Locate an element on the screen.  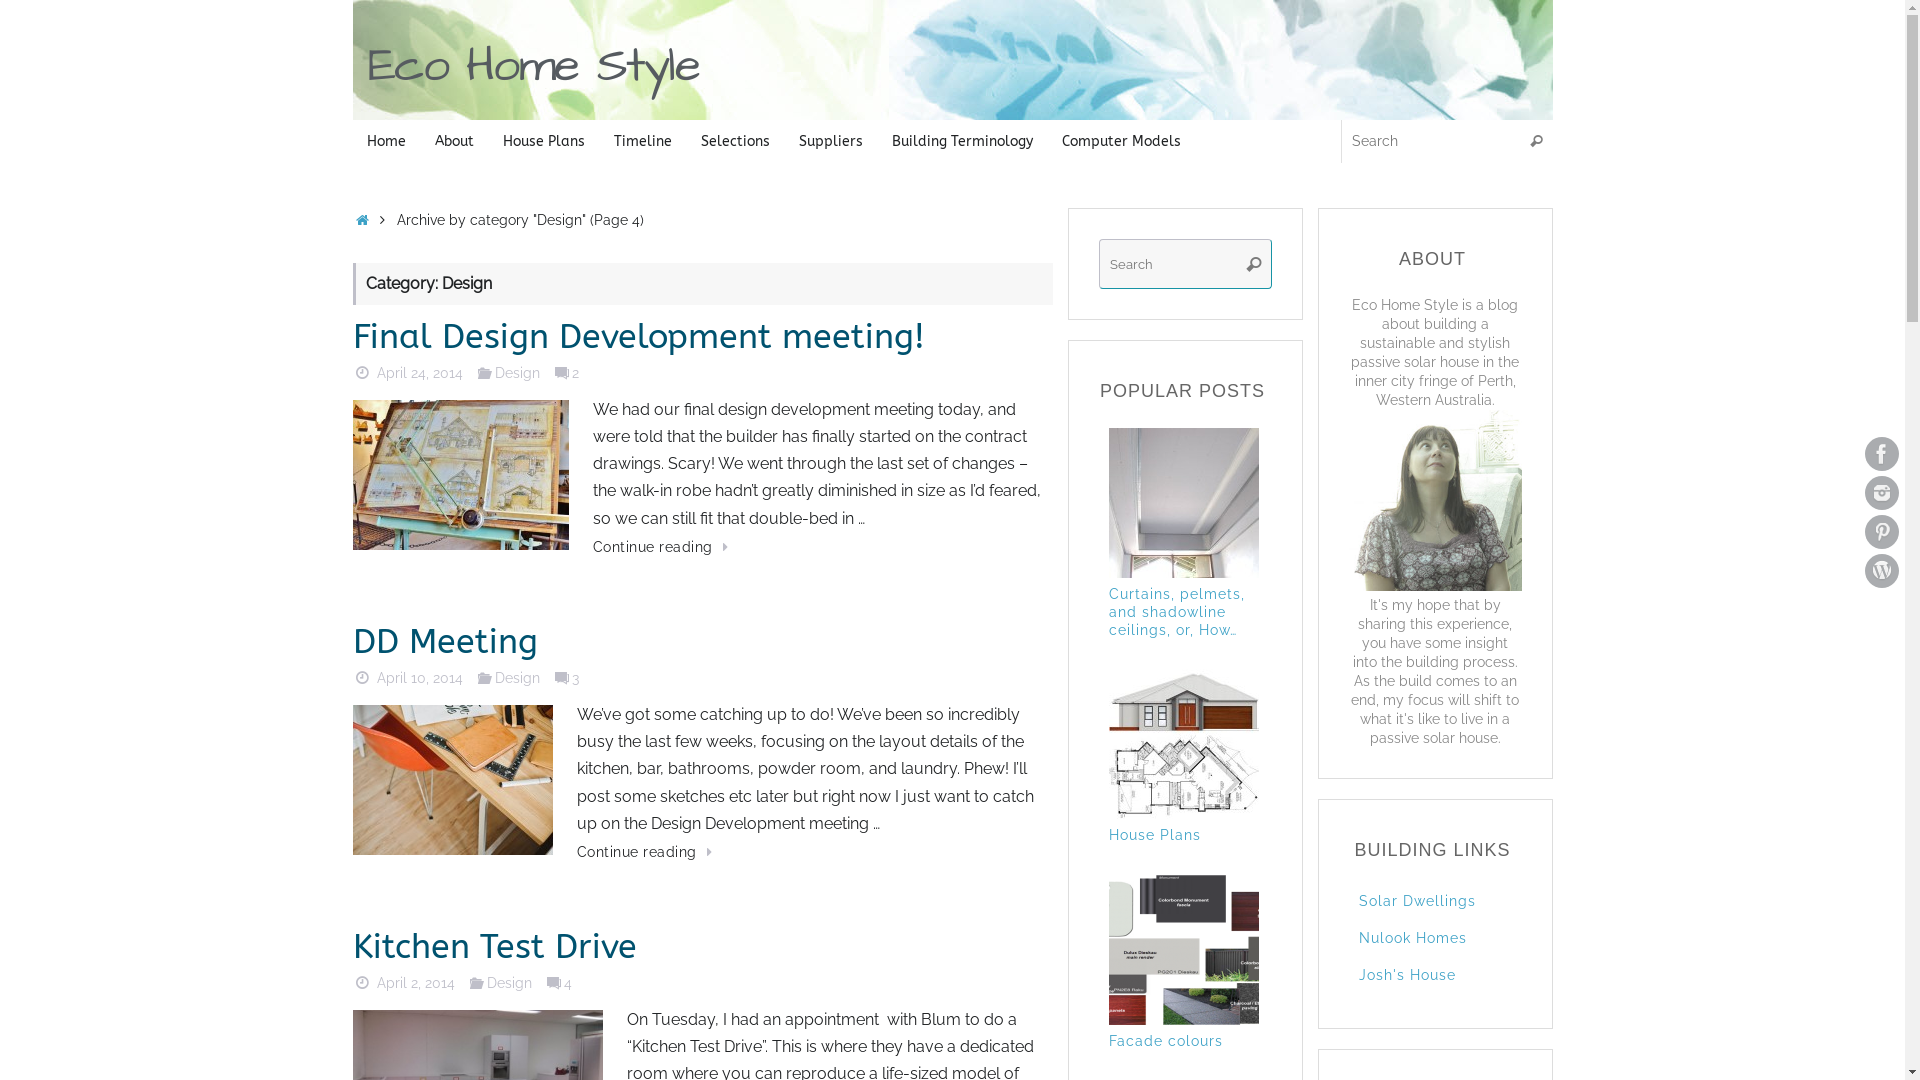
'Timeline' is located at coordinates (599, 140).